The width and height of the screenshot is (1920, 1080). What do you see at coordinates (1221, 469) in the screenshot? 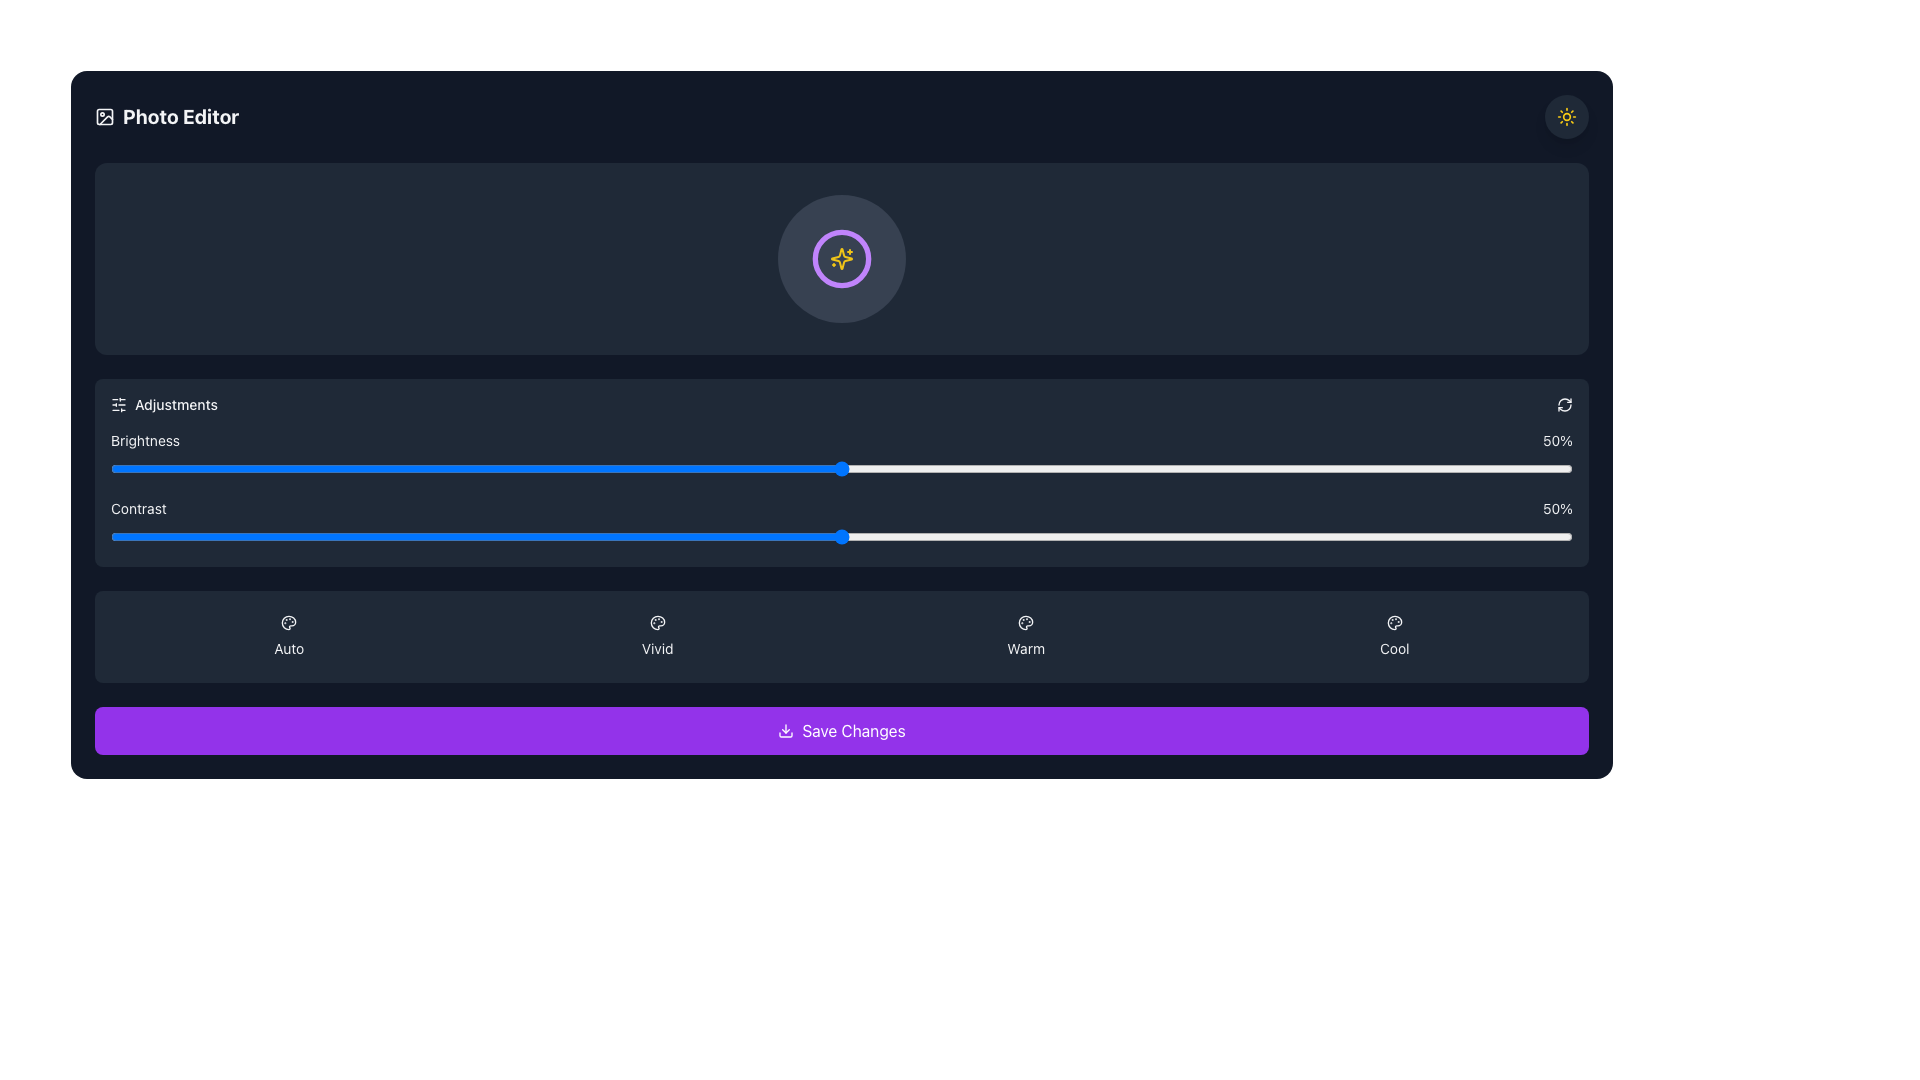
I see `contrast` at bounding box center [1221, 469].